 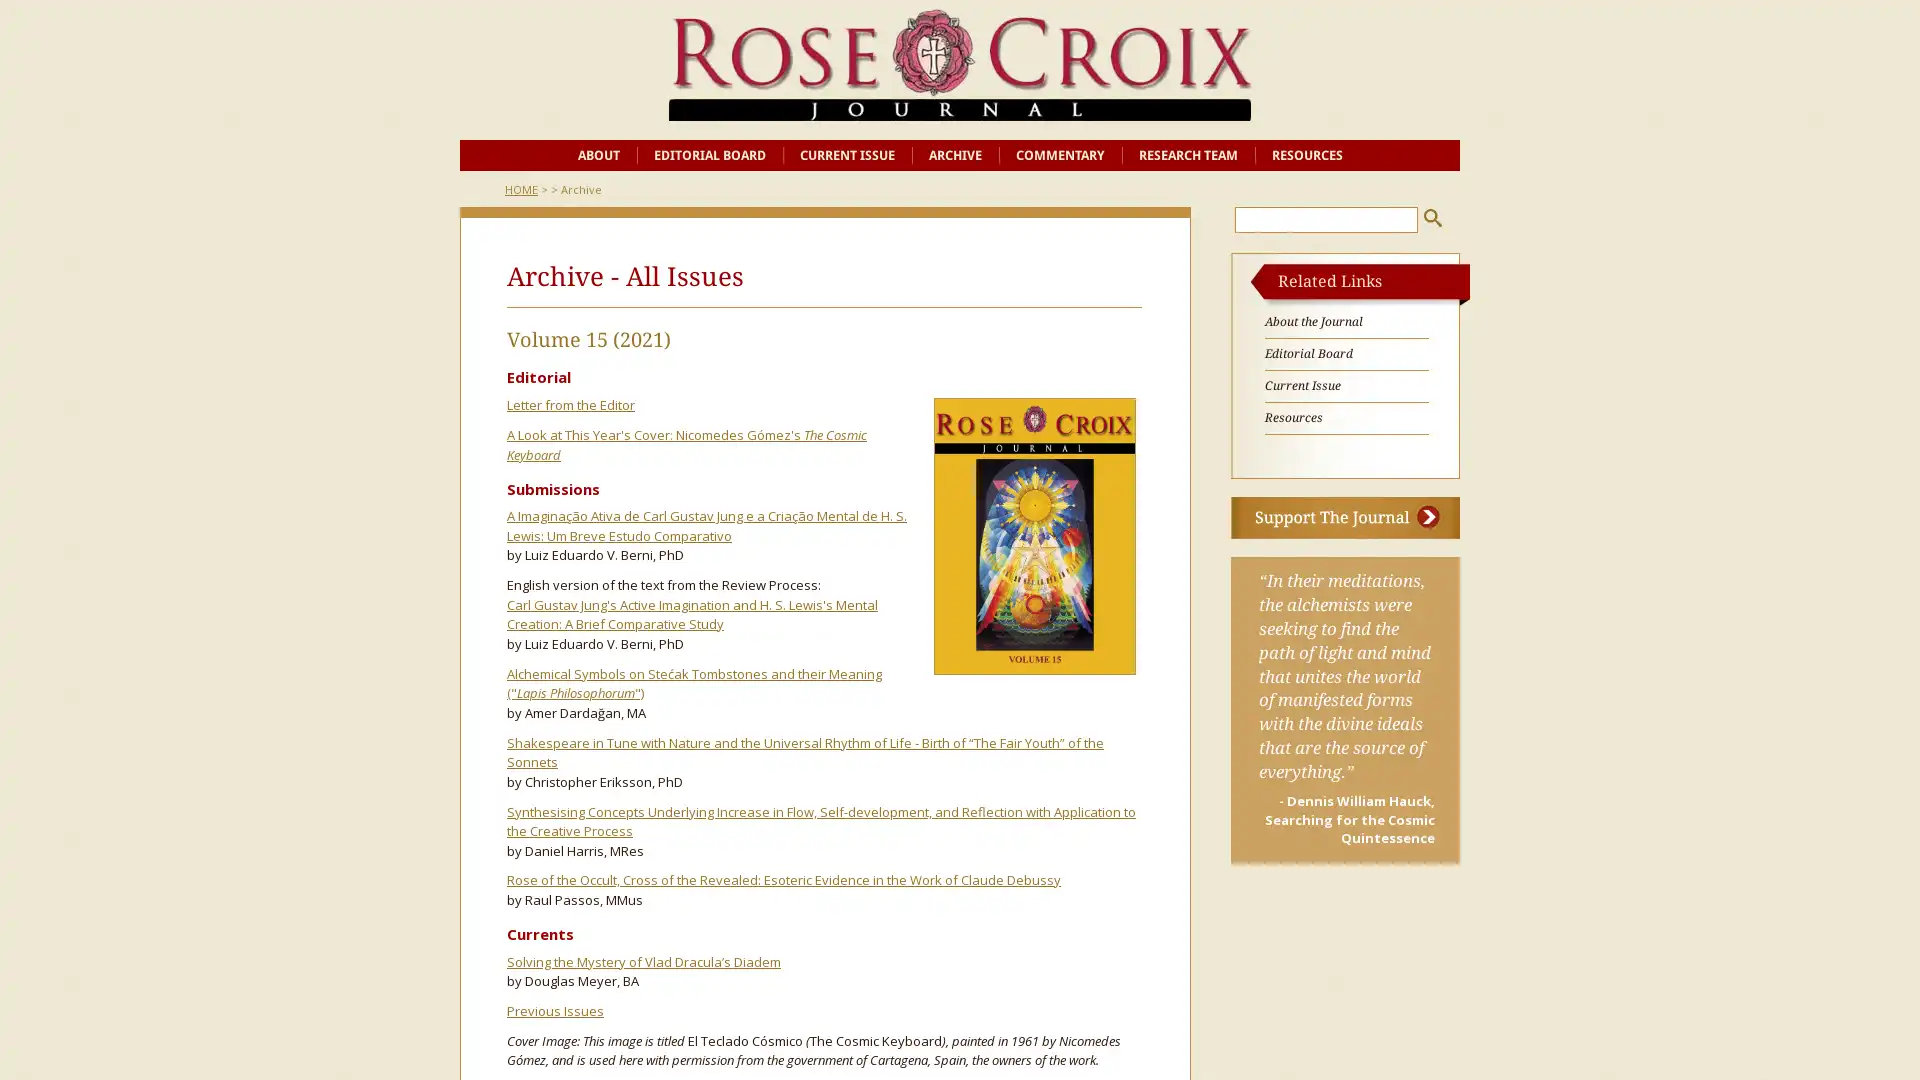 I want to click on search, so click(x=1432, y=217).